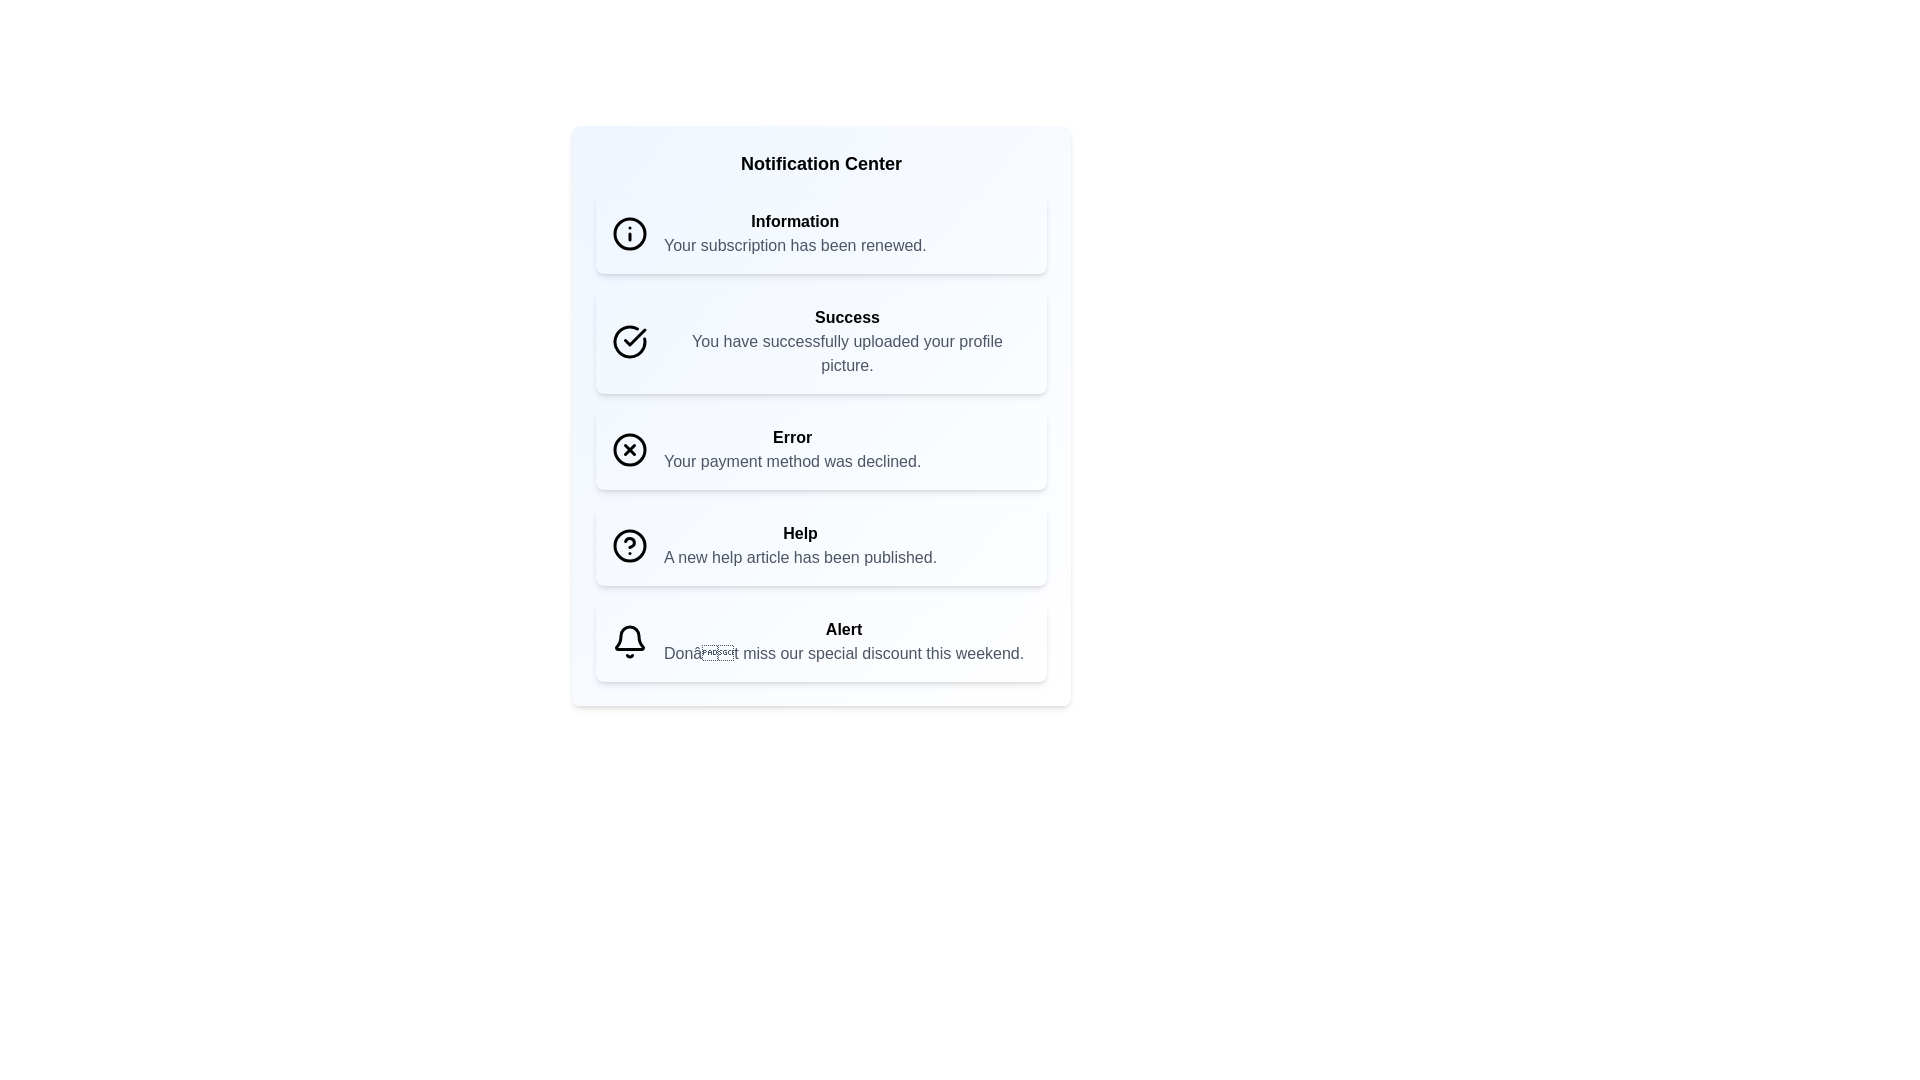  What do you see at coordinates (627, 341) in the screenshot?
I see `the notification icon for Success` at bounding box center [627, 341].